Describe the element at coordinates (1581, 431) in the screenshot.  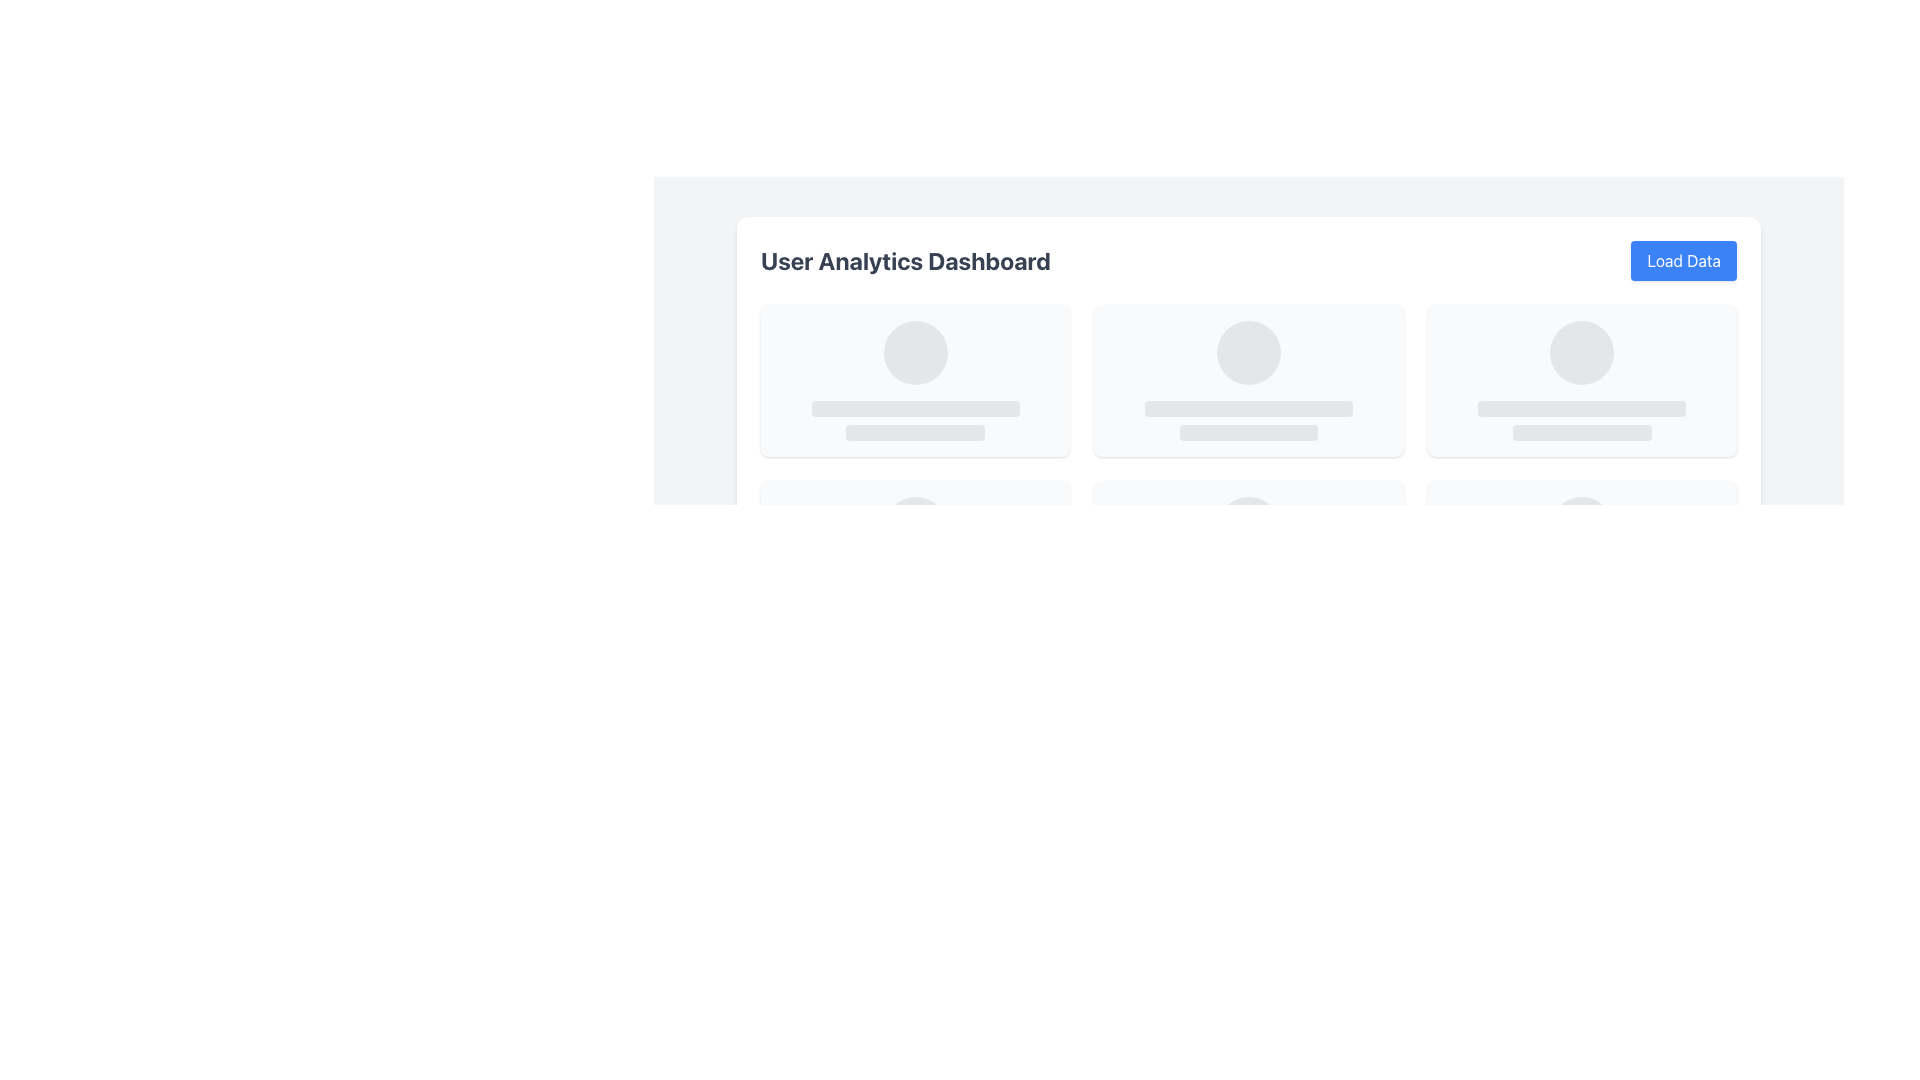
I see `the narrow rectangular placeholder with rounded corners that is light gray and positioned below a wider placeholder` at that location.